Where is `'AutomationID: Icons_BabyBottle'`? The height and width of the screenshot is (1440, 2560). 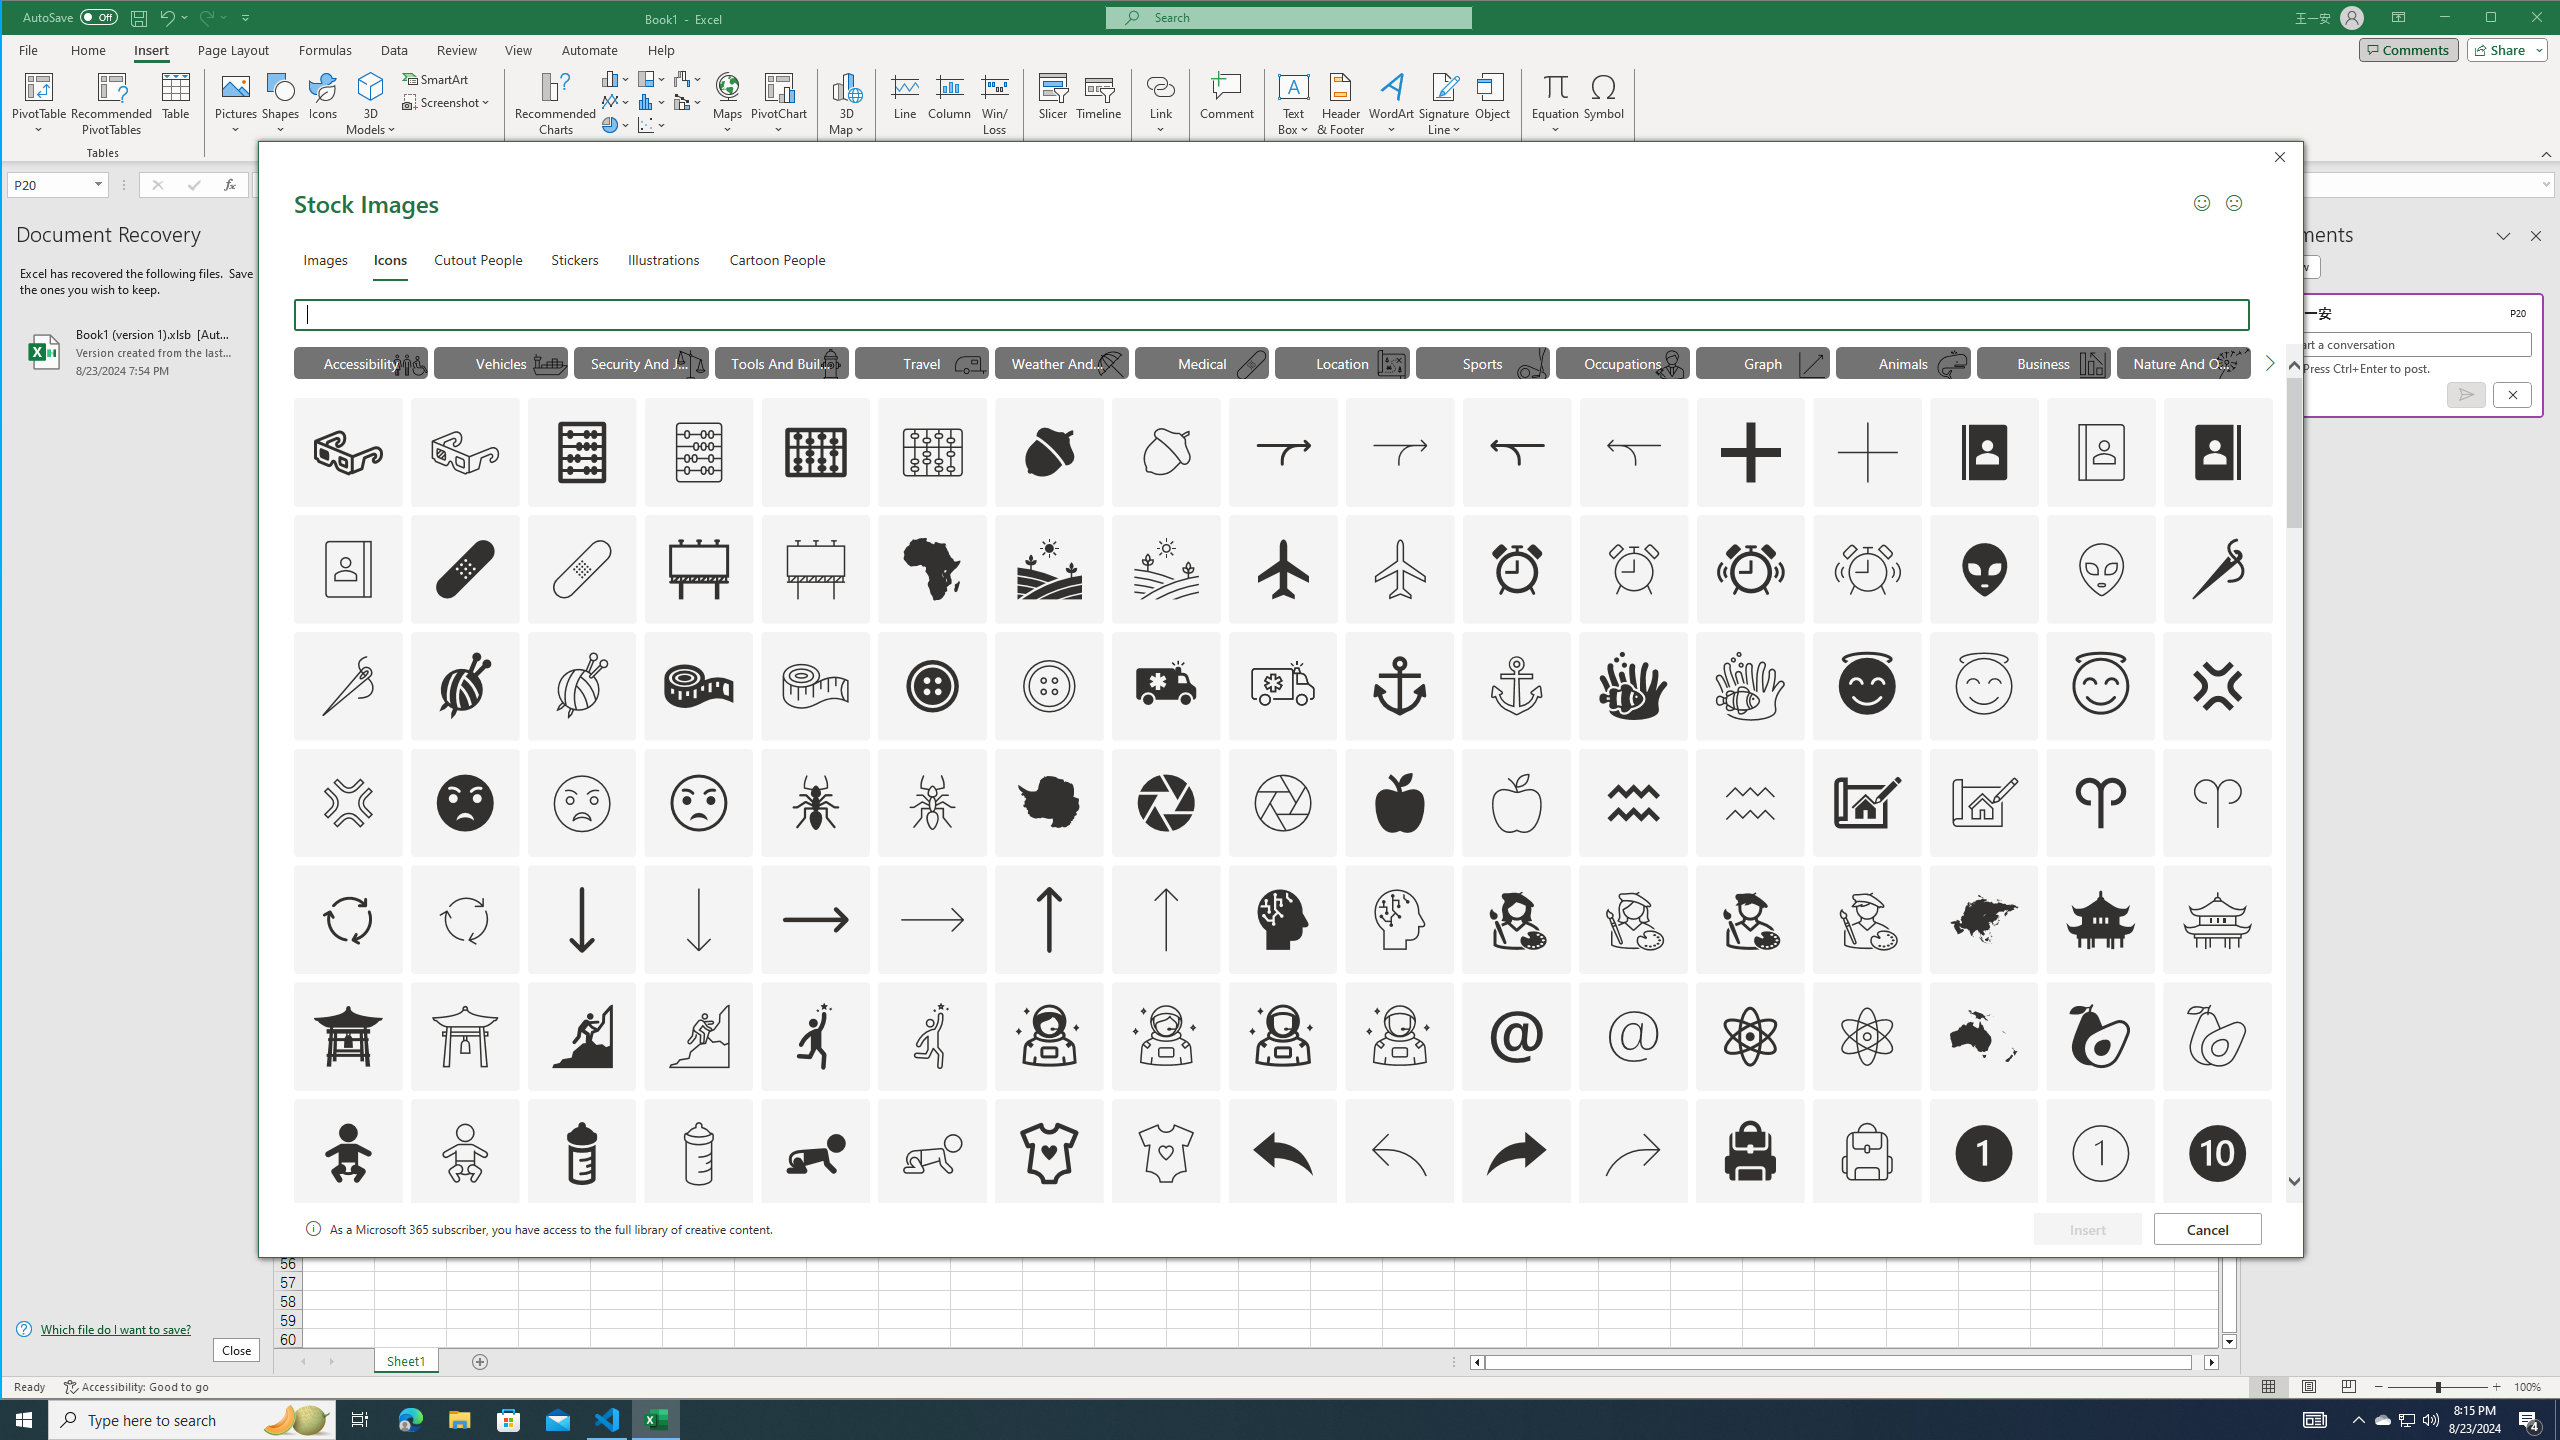 'AutomationID: Icons_BabyBottle' is located at coordinates (580, 1152).